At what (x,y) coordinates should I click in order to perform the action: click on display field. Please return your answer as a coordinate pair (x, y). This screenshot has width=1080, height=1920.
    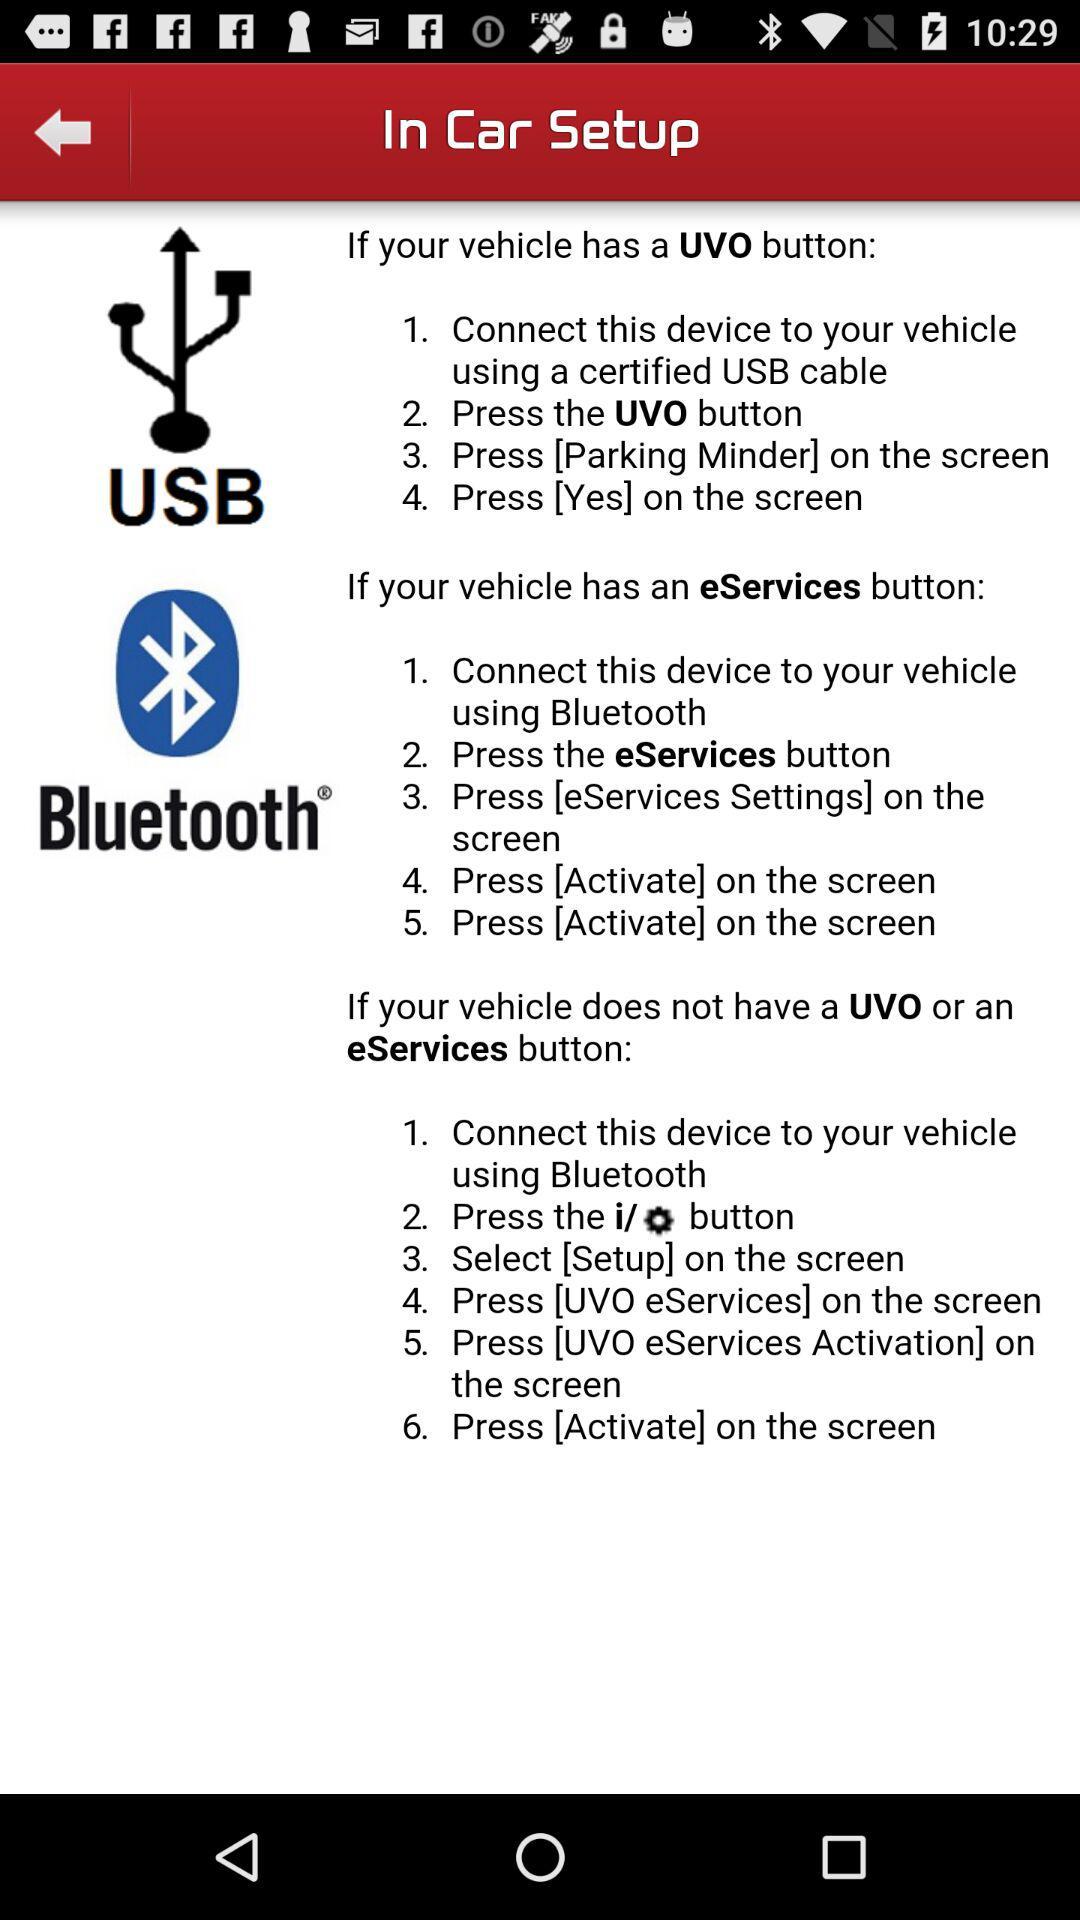
    Looking at the image, I should click on (540, 997).